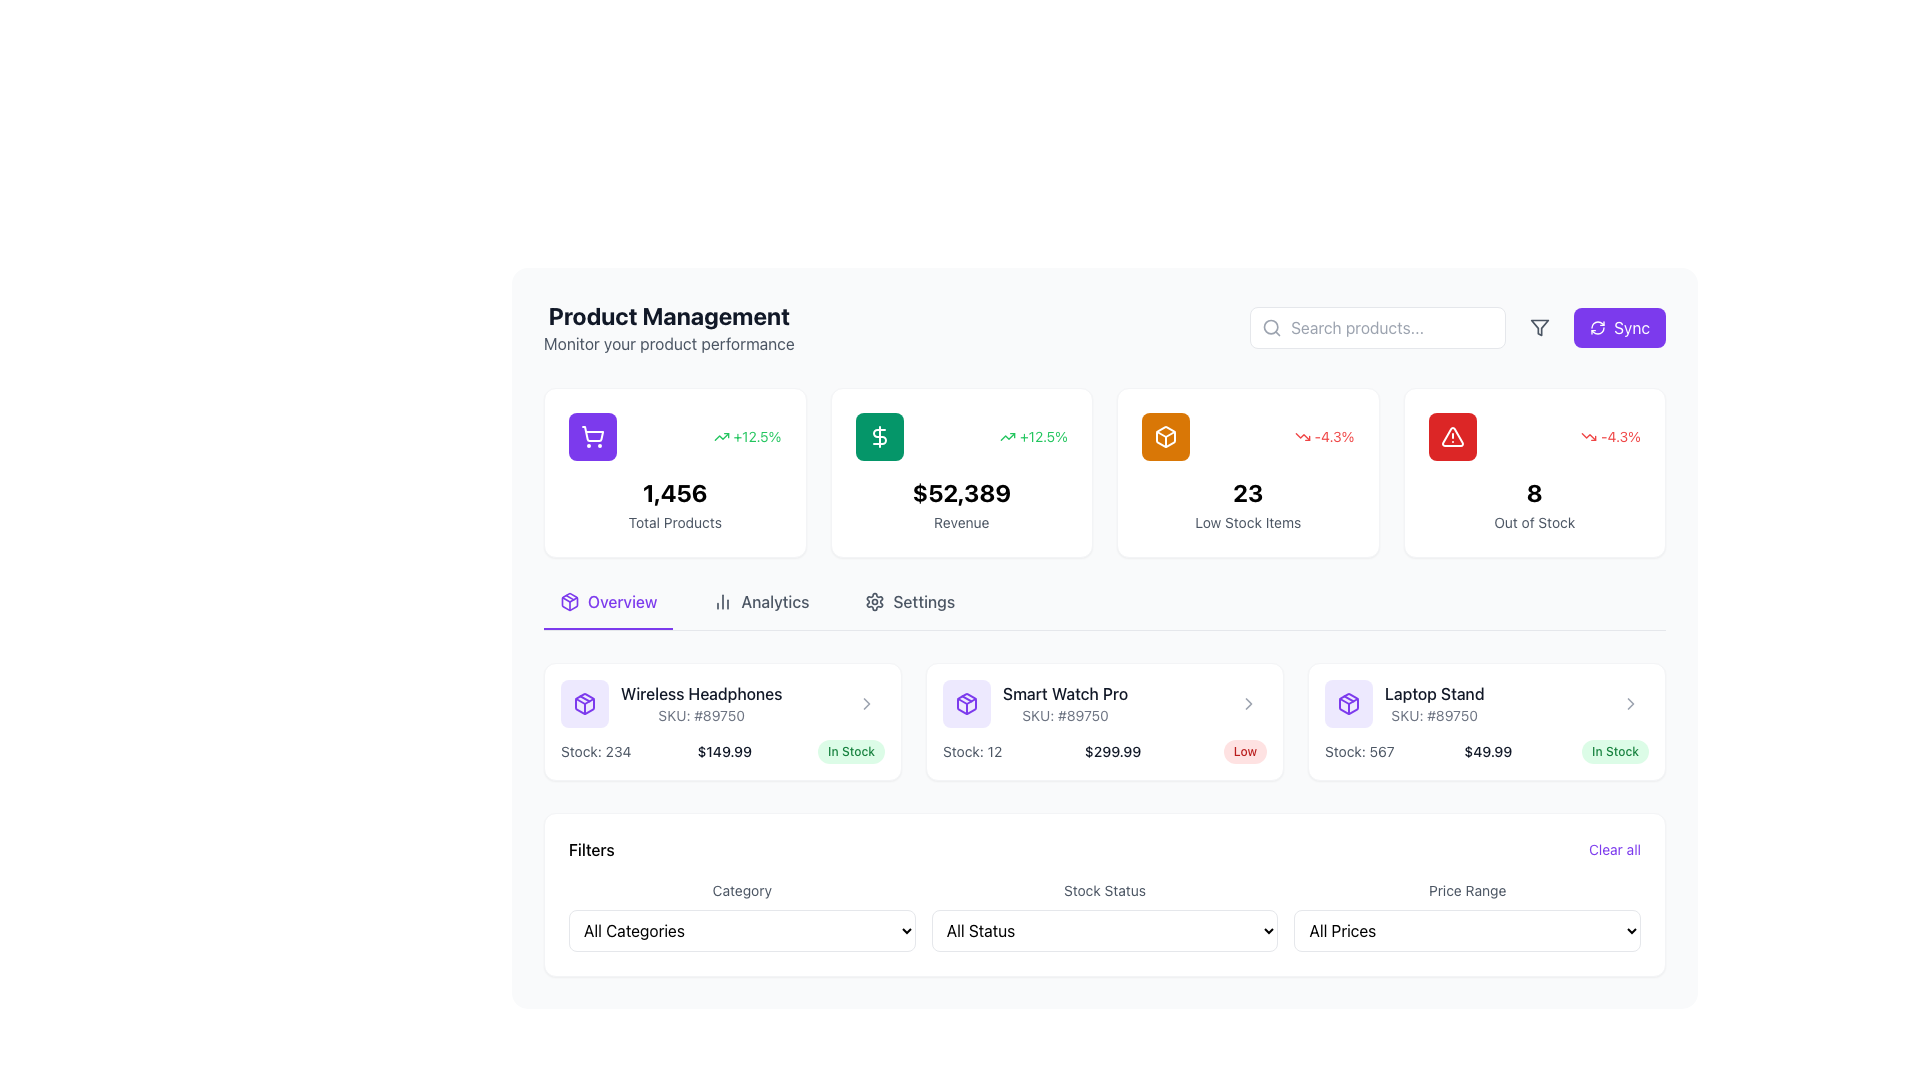 The image size is (1920, 1080). I want to click on the Text with Icon Indicator located at the top-right corner of the 'Low Stock Items' card, positioned to the right of the number '23', so click(1324, 435).